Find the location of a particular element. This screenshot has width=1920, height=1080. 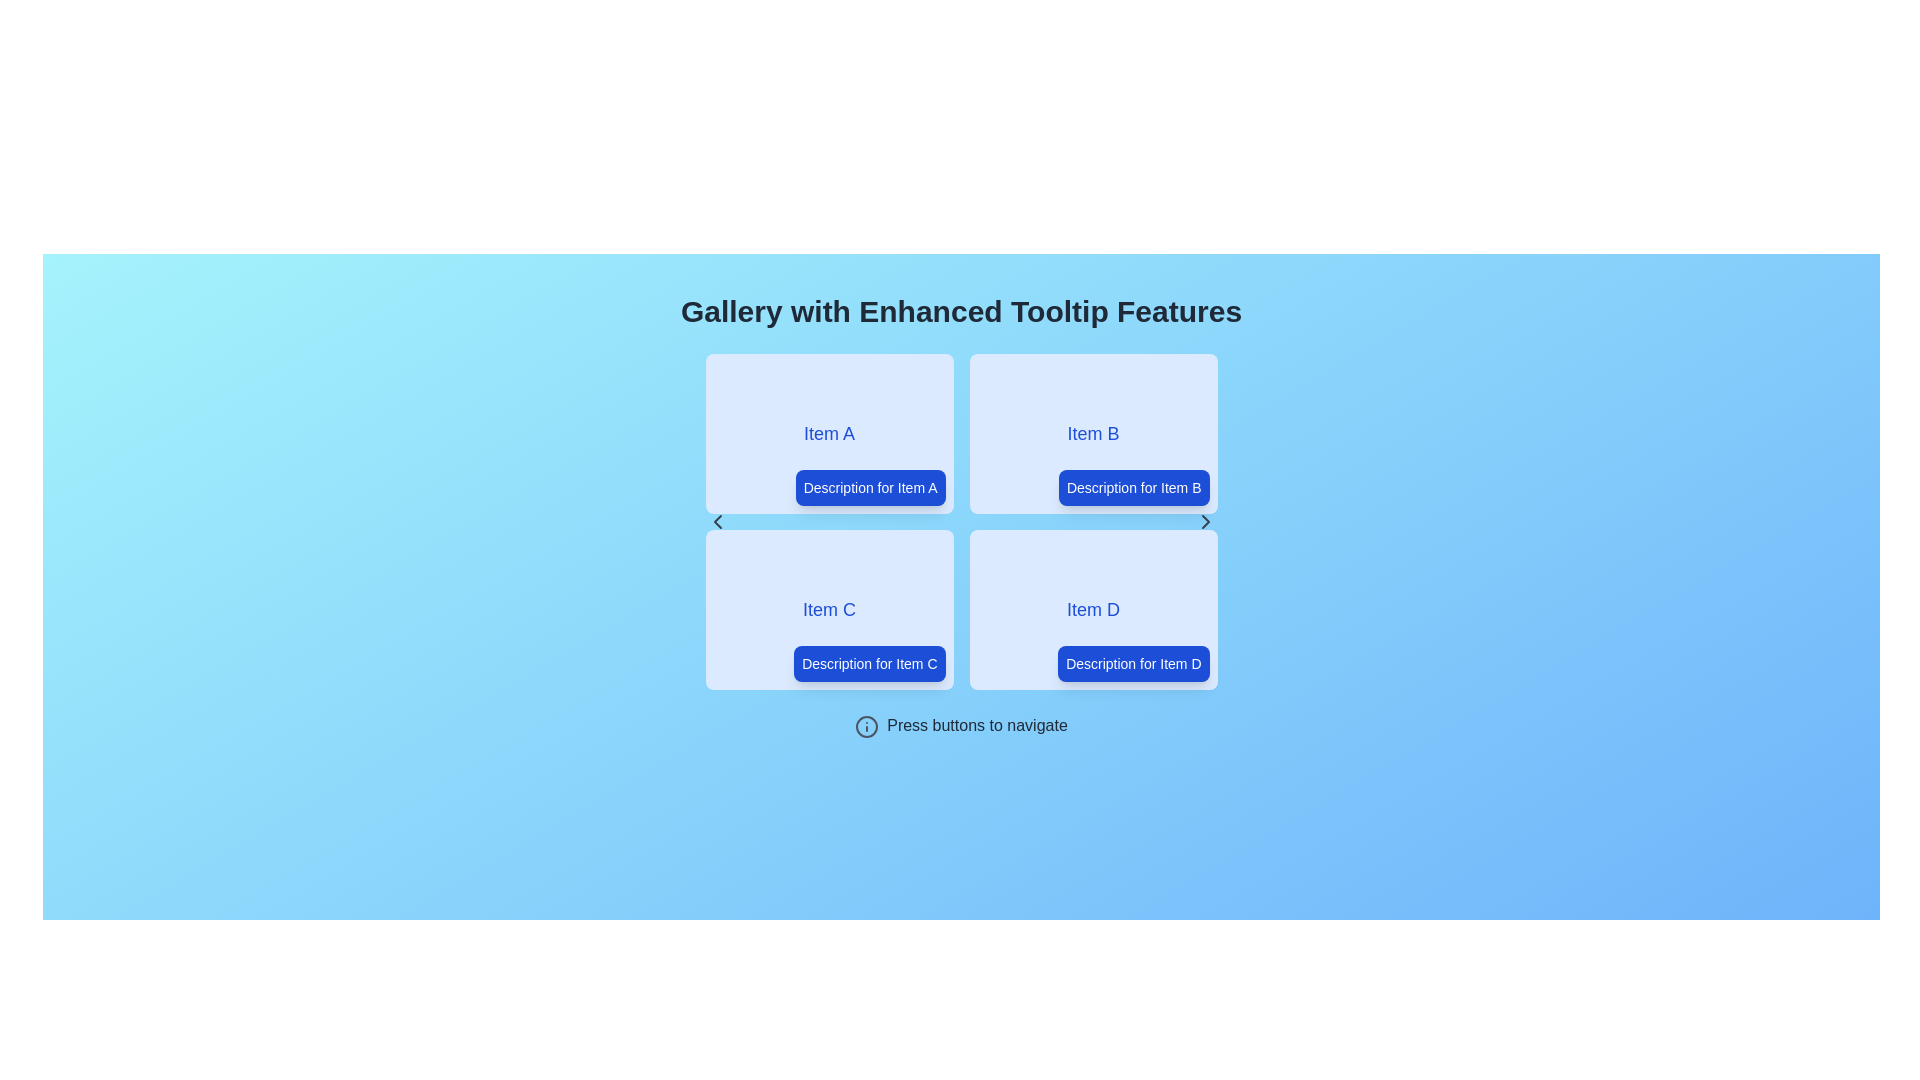

the button or label associated with 'Item D', located at the bottom-right corner of its bounding box is located at coordinates (1133, 663).